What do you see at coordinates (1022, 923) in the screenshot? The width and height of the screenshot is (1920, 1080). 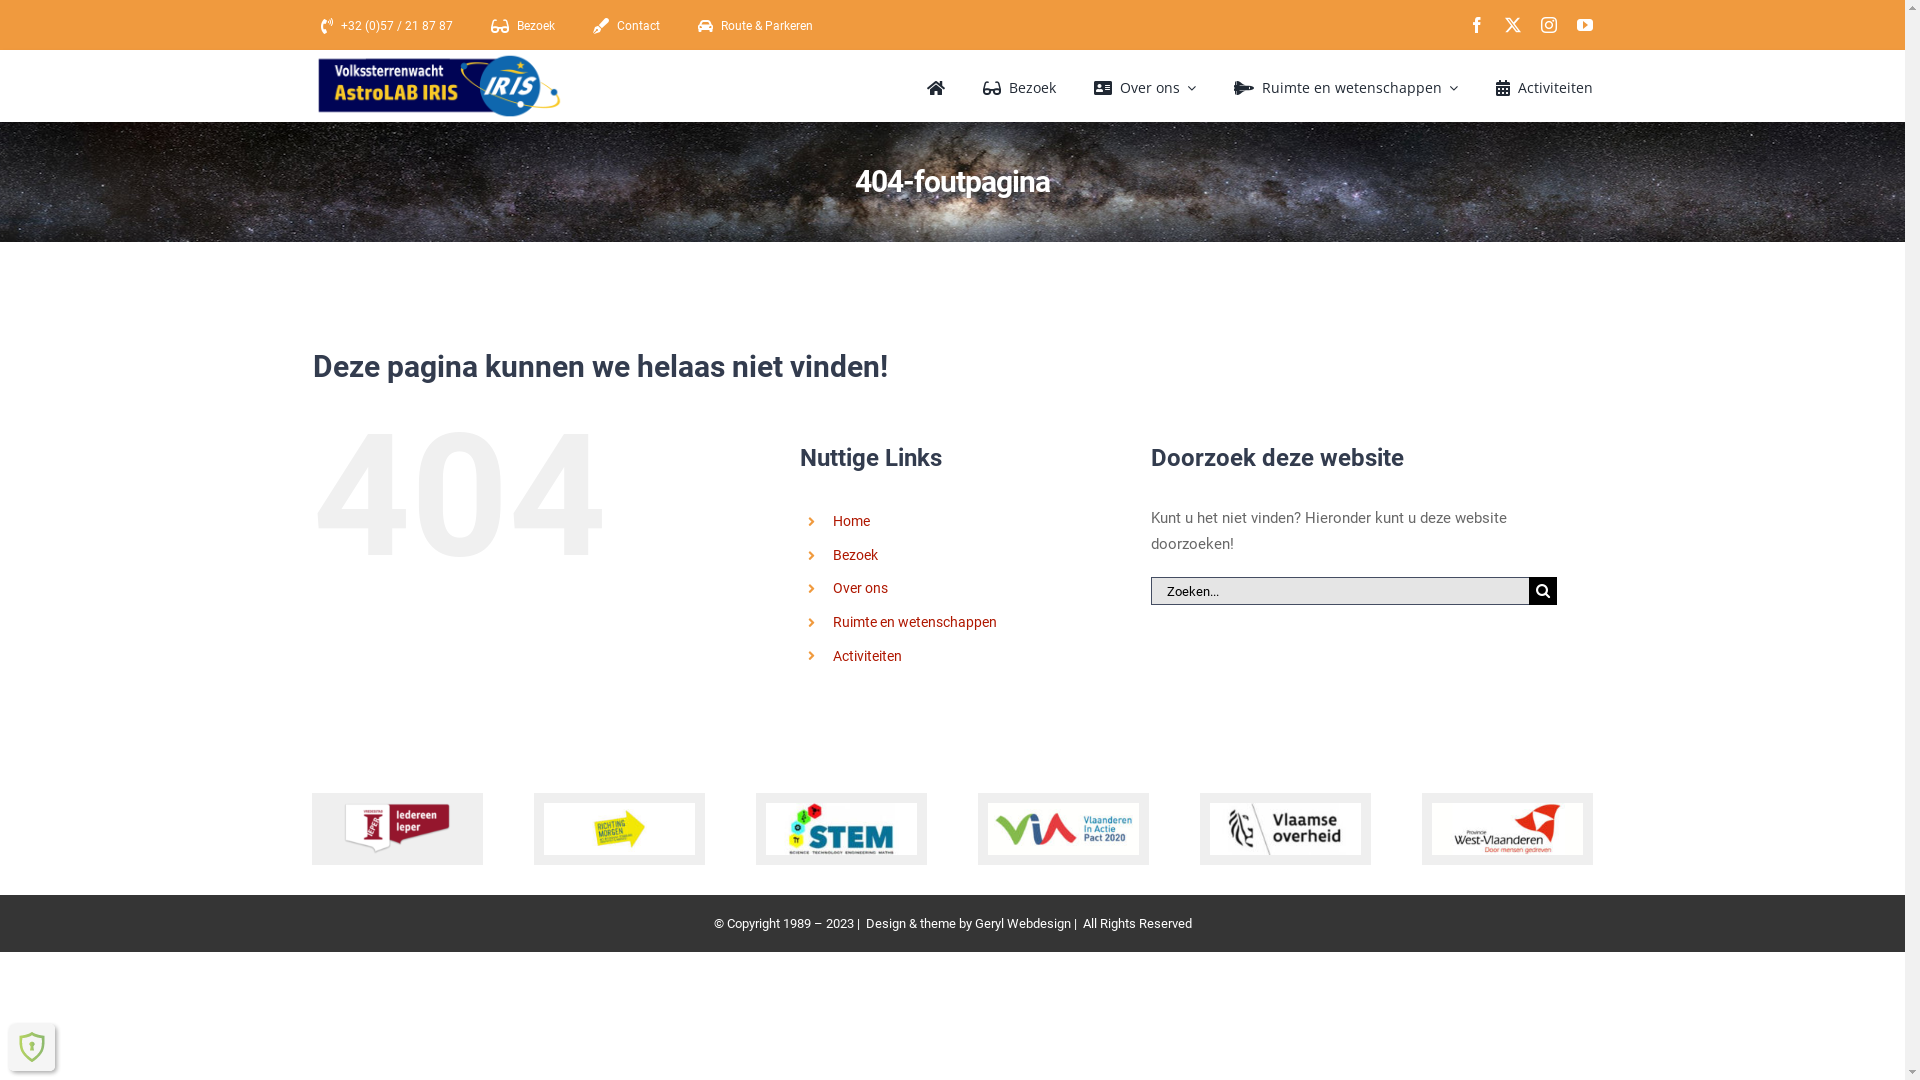 I see `'Geryl Webdesign'` at bounding box center [1022, 923].